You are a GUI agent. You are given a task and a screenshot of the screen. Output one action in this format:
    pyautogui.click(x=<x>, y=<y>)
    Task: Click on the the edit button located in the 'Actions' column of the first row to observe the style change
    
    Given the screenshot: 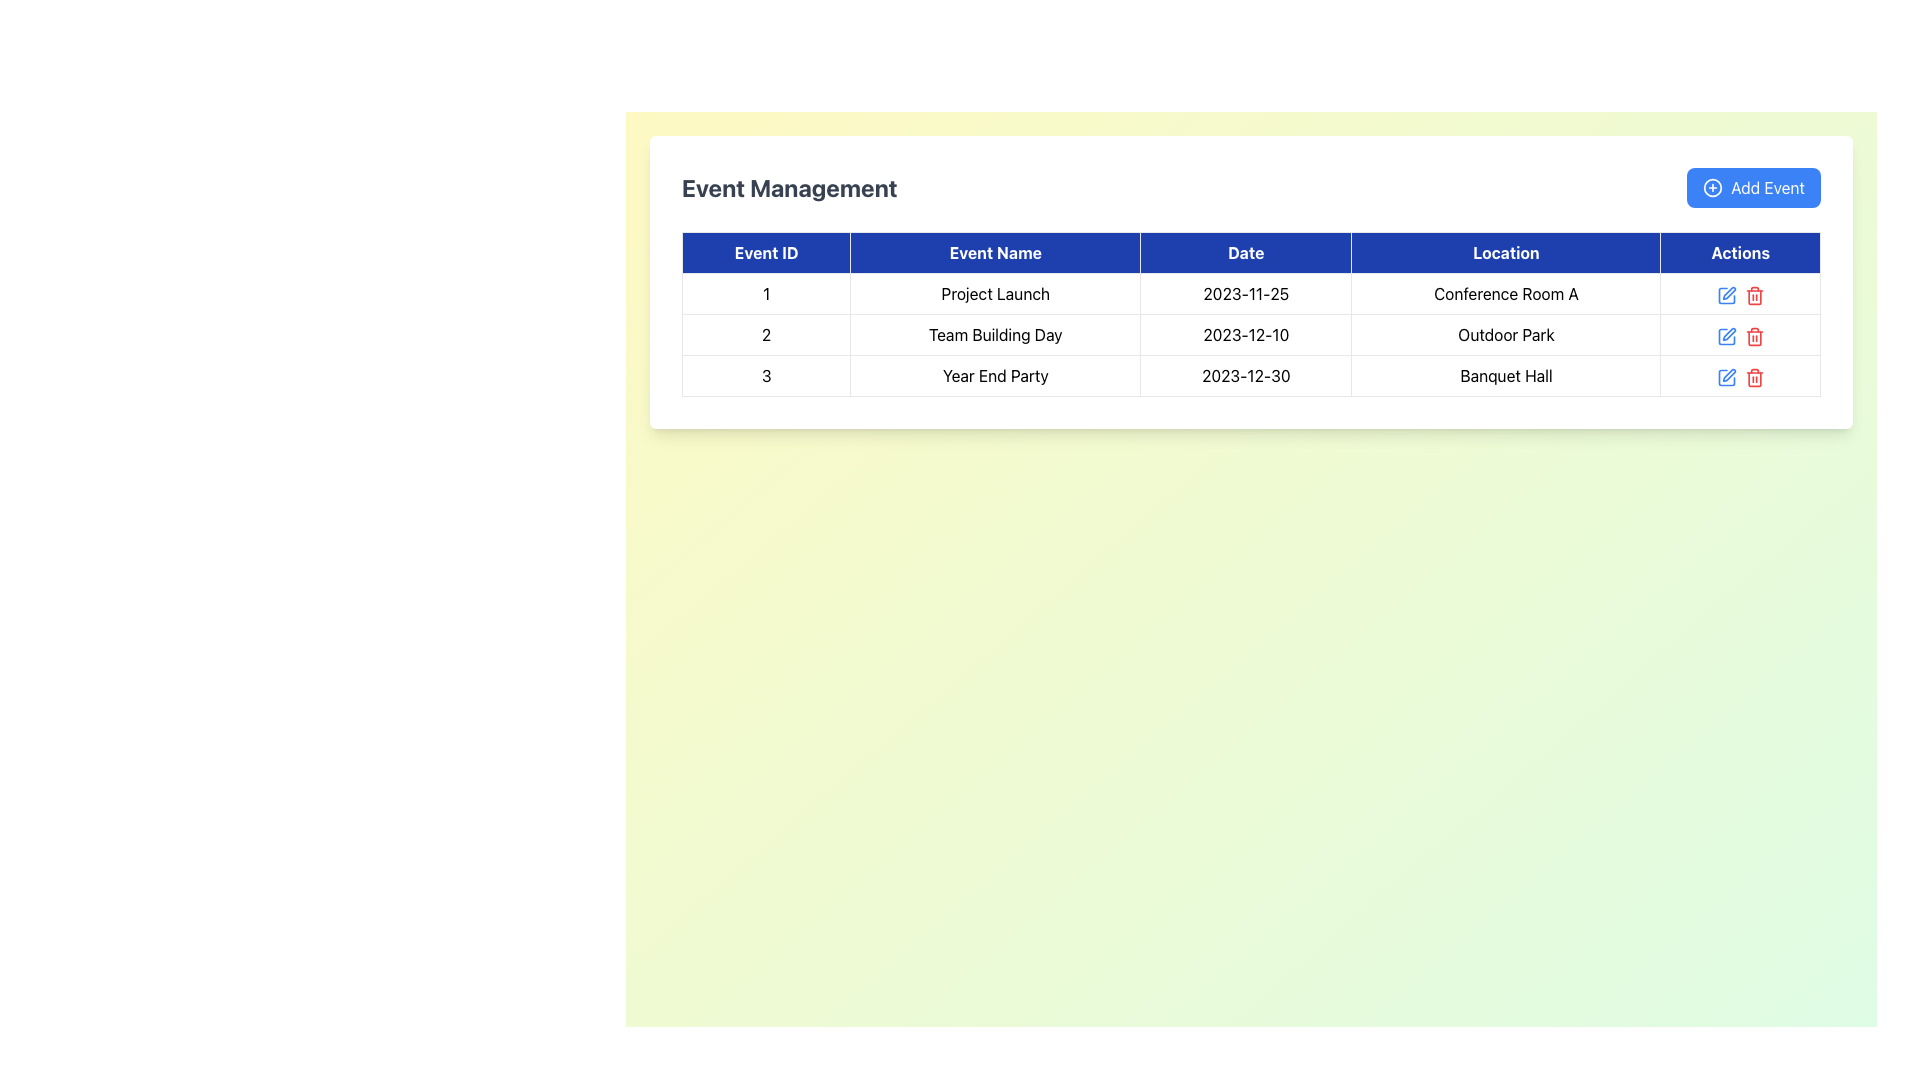 What is the action you would take?
    pyautogui.click(x=1725, y=293)
    